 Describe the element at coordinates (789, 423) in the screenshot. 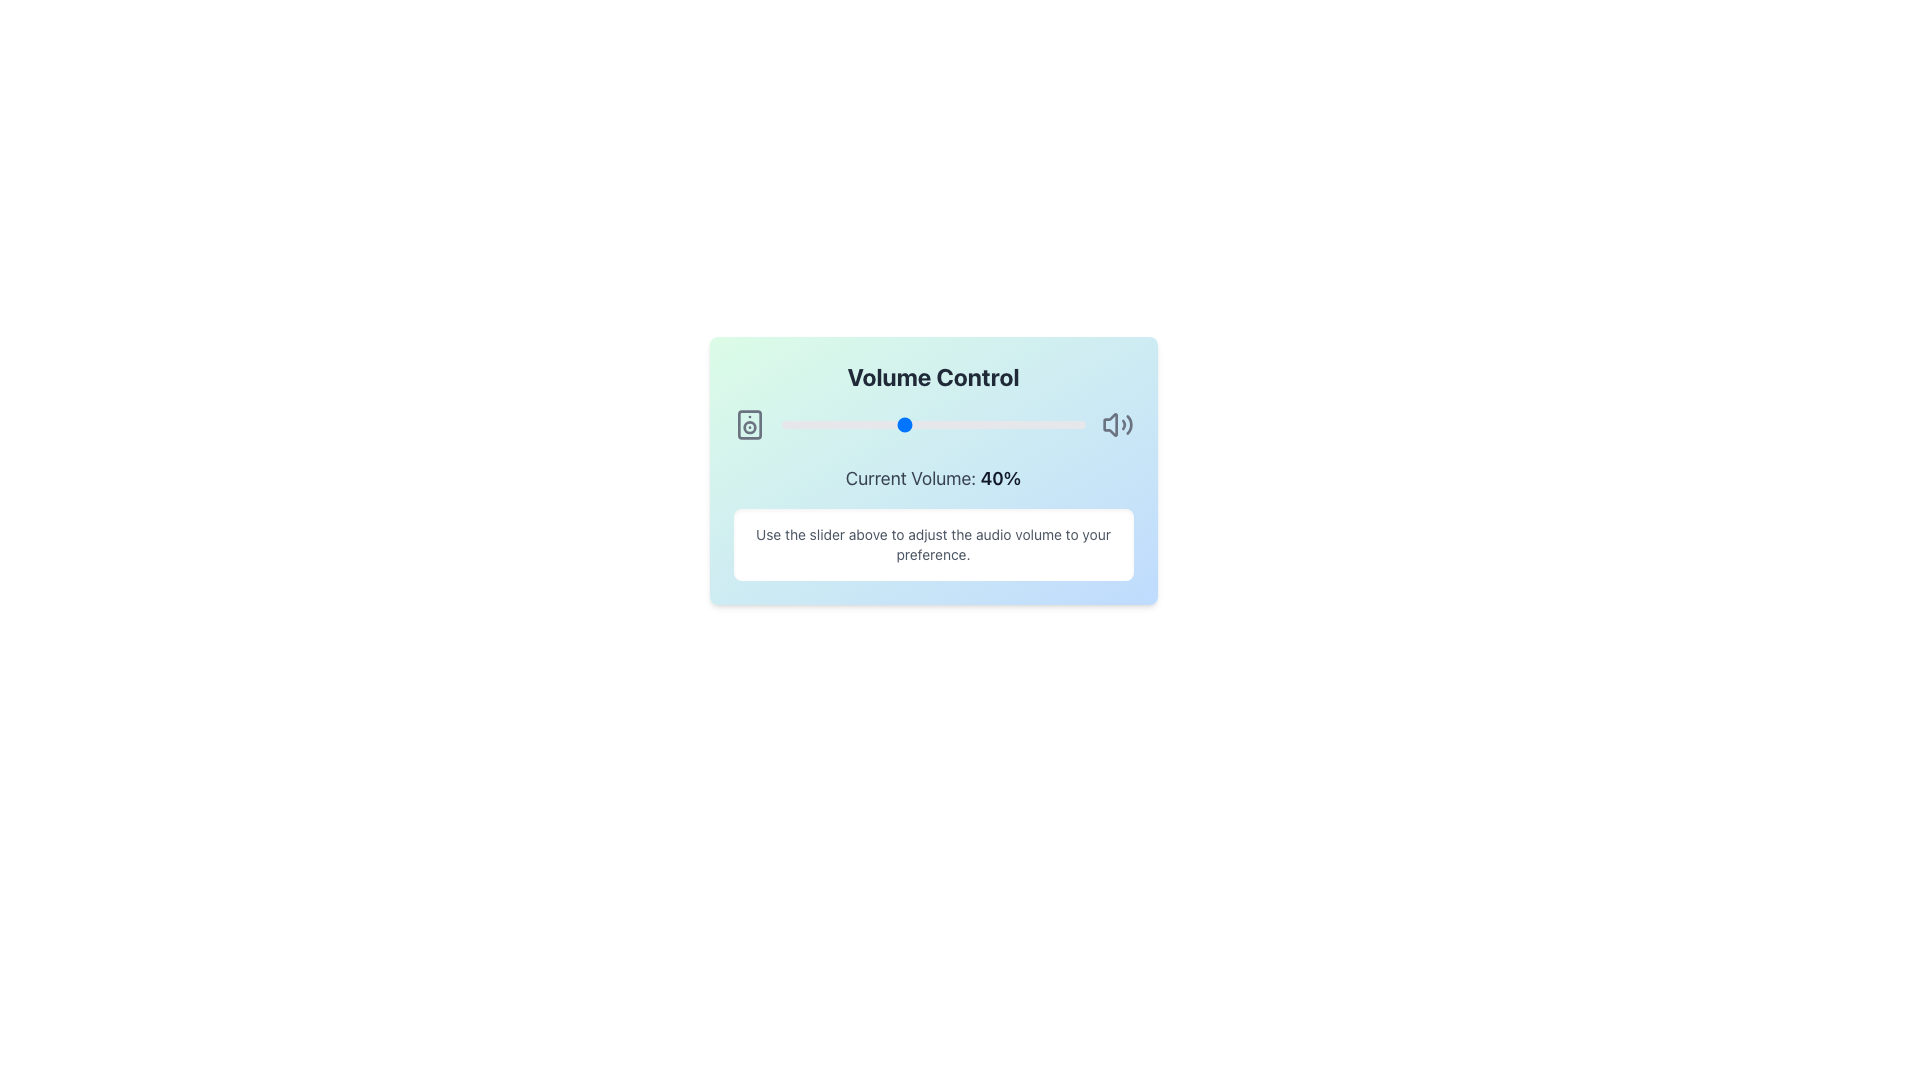

I see `the volume level` at that location.